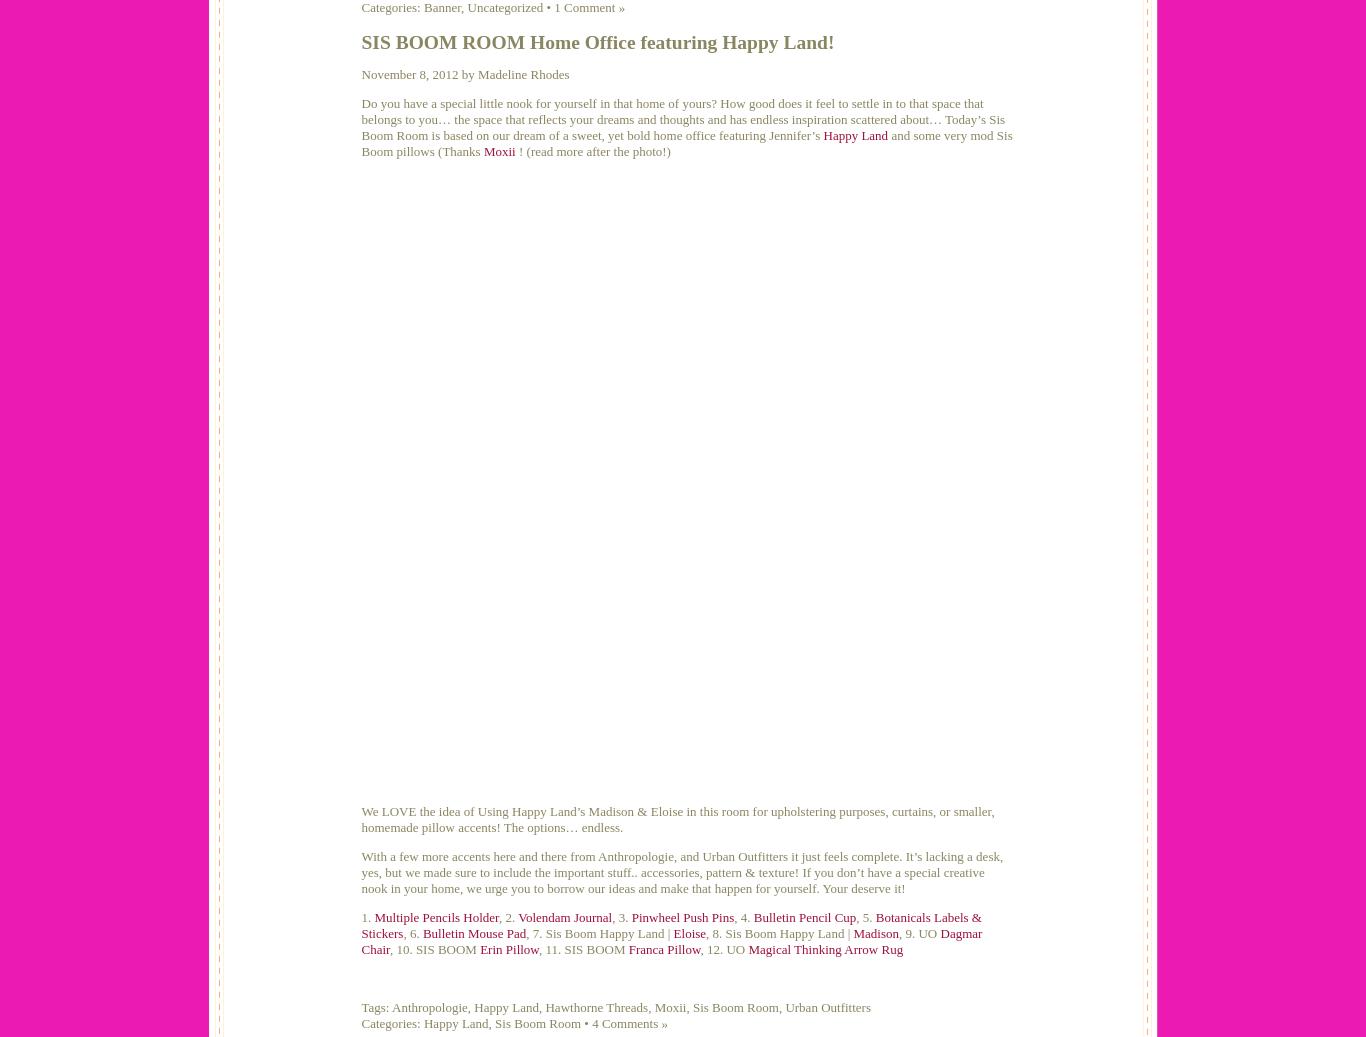  Describe the element at coordinates (595, 1007) in the screenshot. I see `'Hawthorne Threads'` at that location.